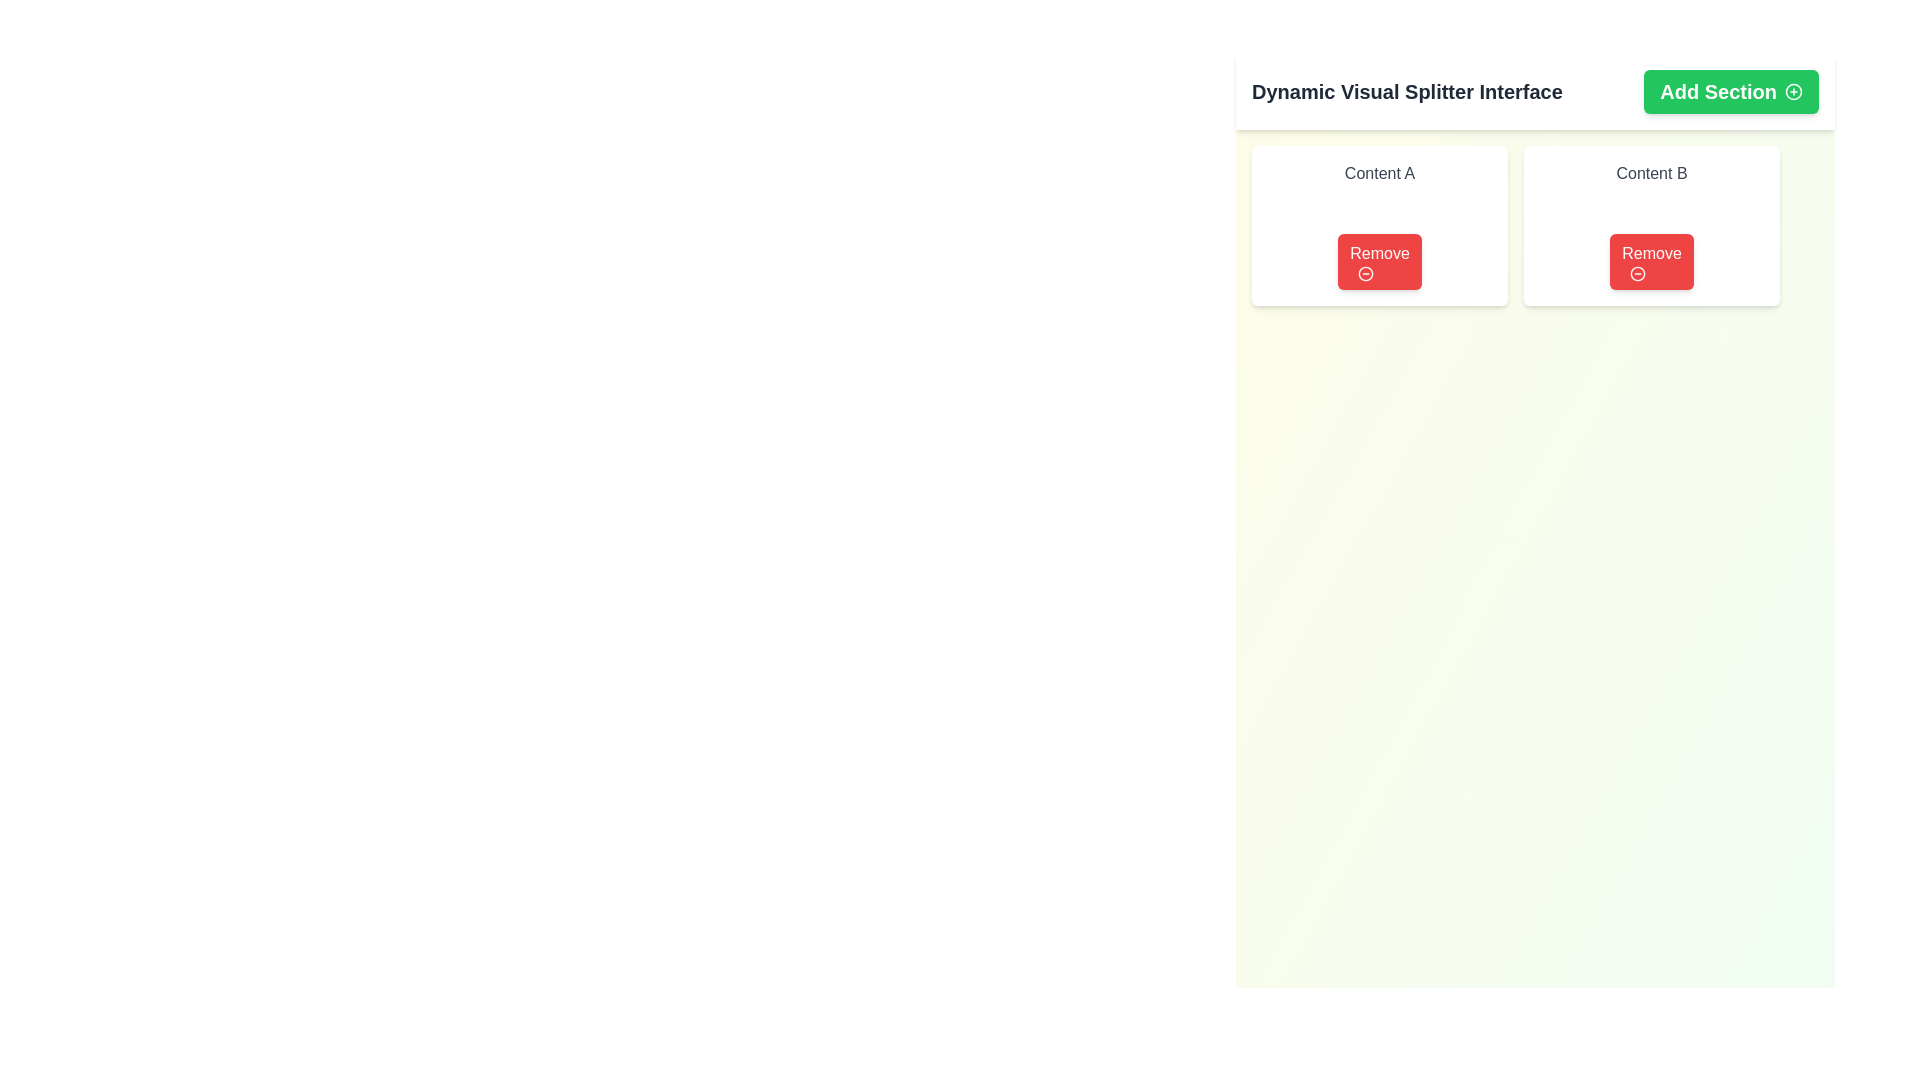  Describe the element at coordinates (1794, 92) in the screenshot. I see `the icon located at the top-right corner of the 'Add Section' button, which visually represents addition or creation functionality` at that location.